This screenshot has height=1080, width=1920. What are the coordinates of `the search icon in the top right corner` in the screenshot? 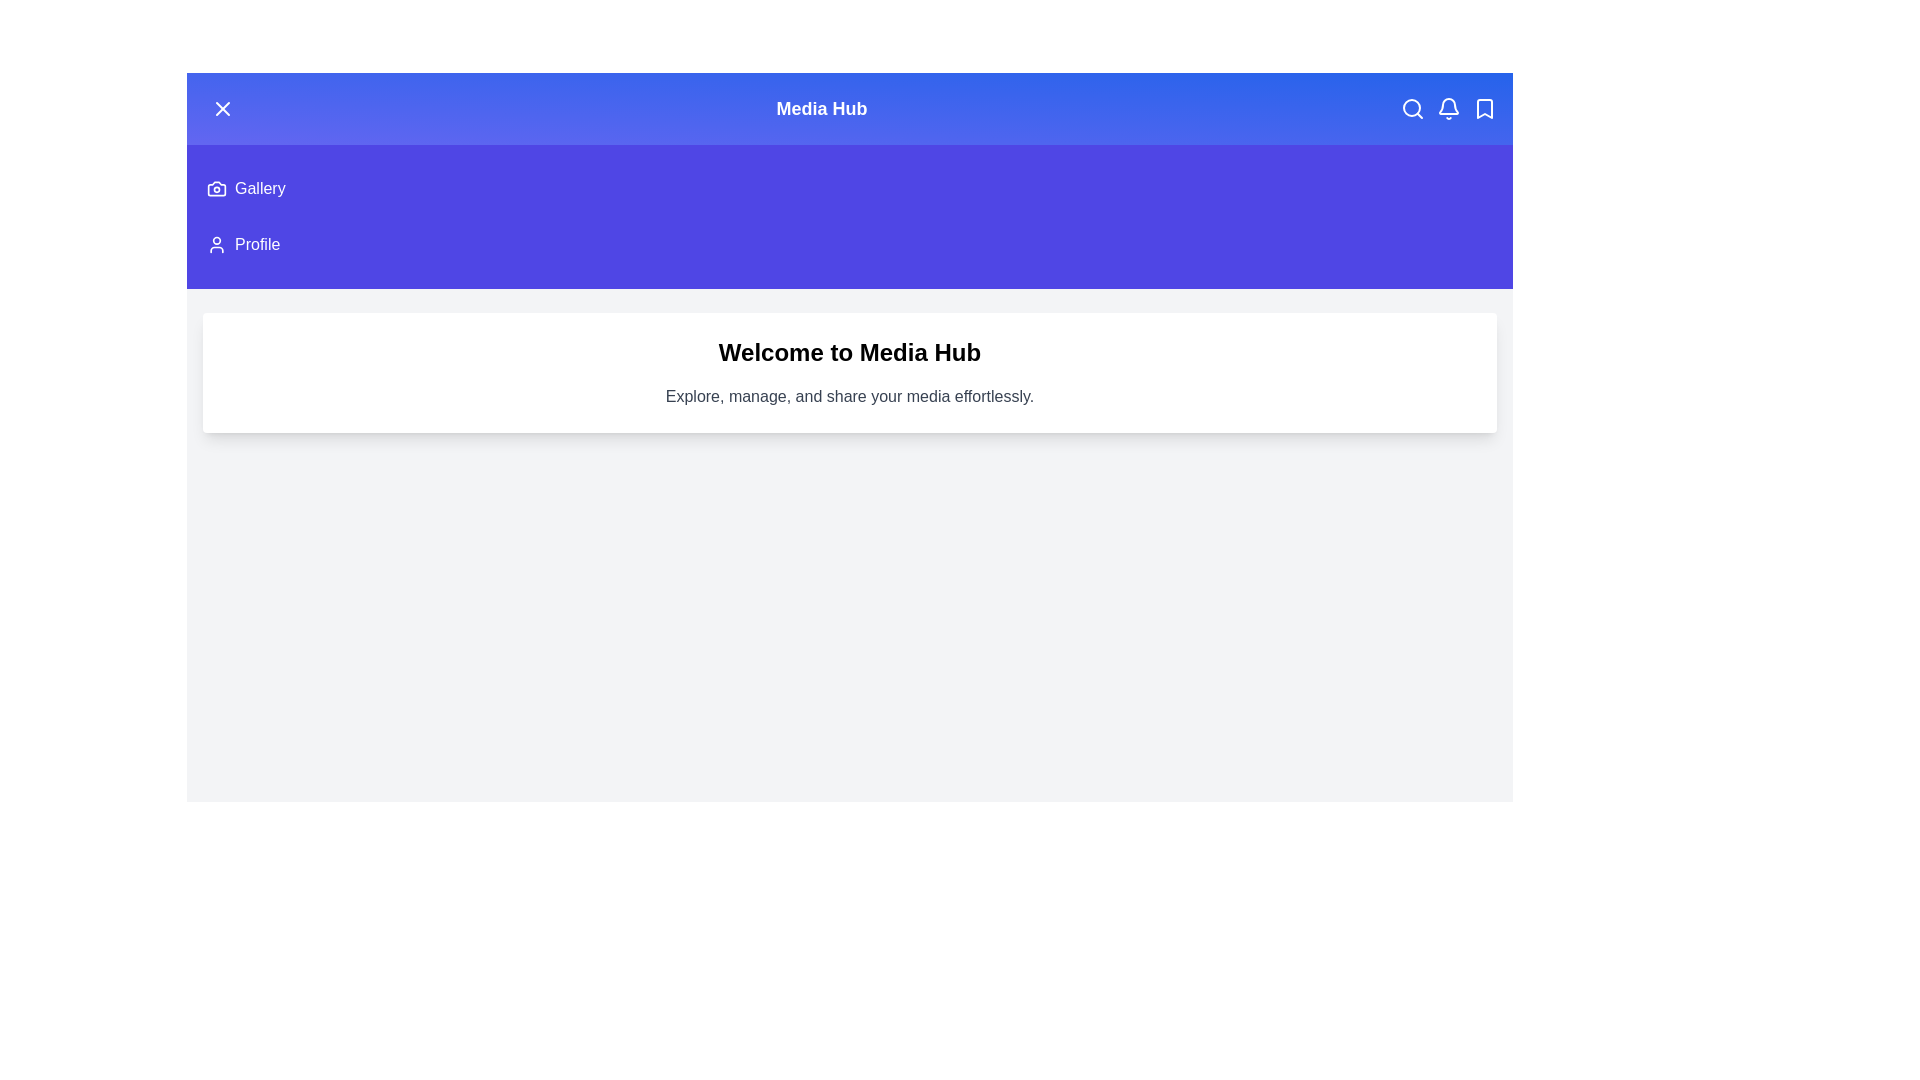 It's located at (1411, 108).